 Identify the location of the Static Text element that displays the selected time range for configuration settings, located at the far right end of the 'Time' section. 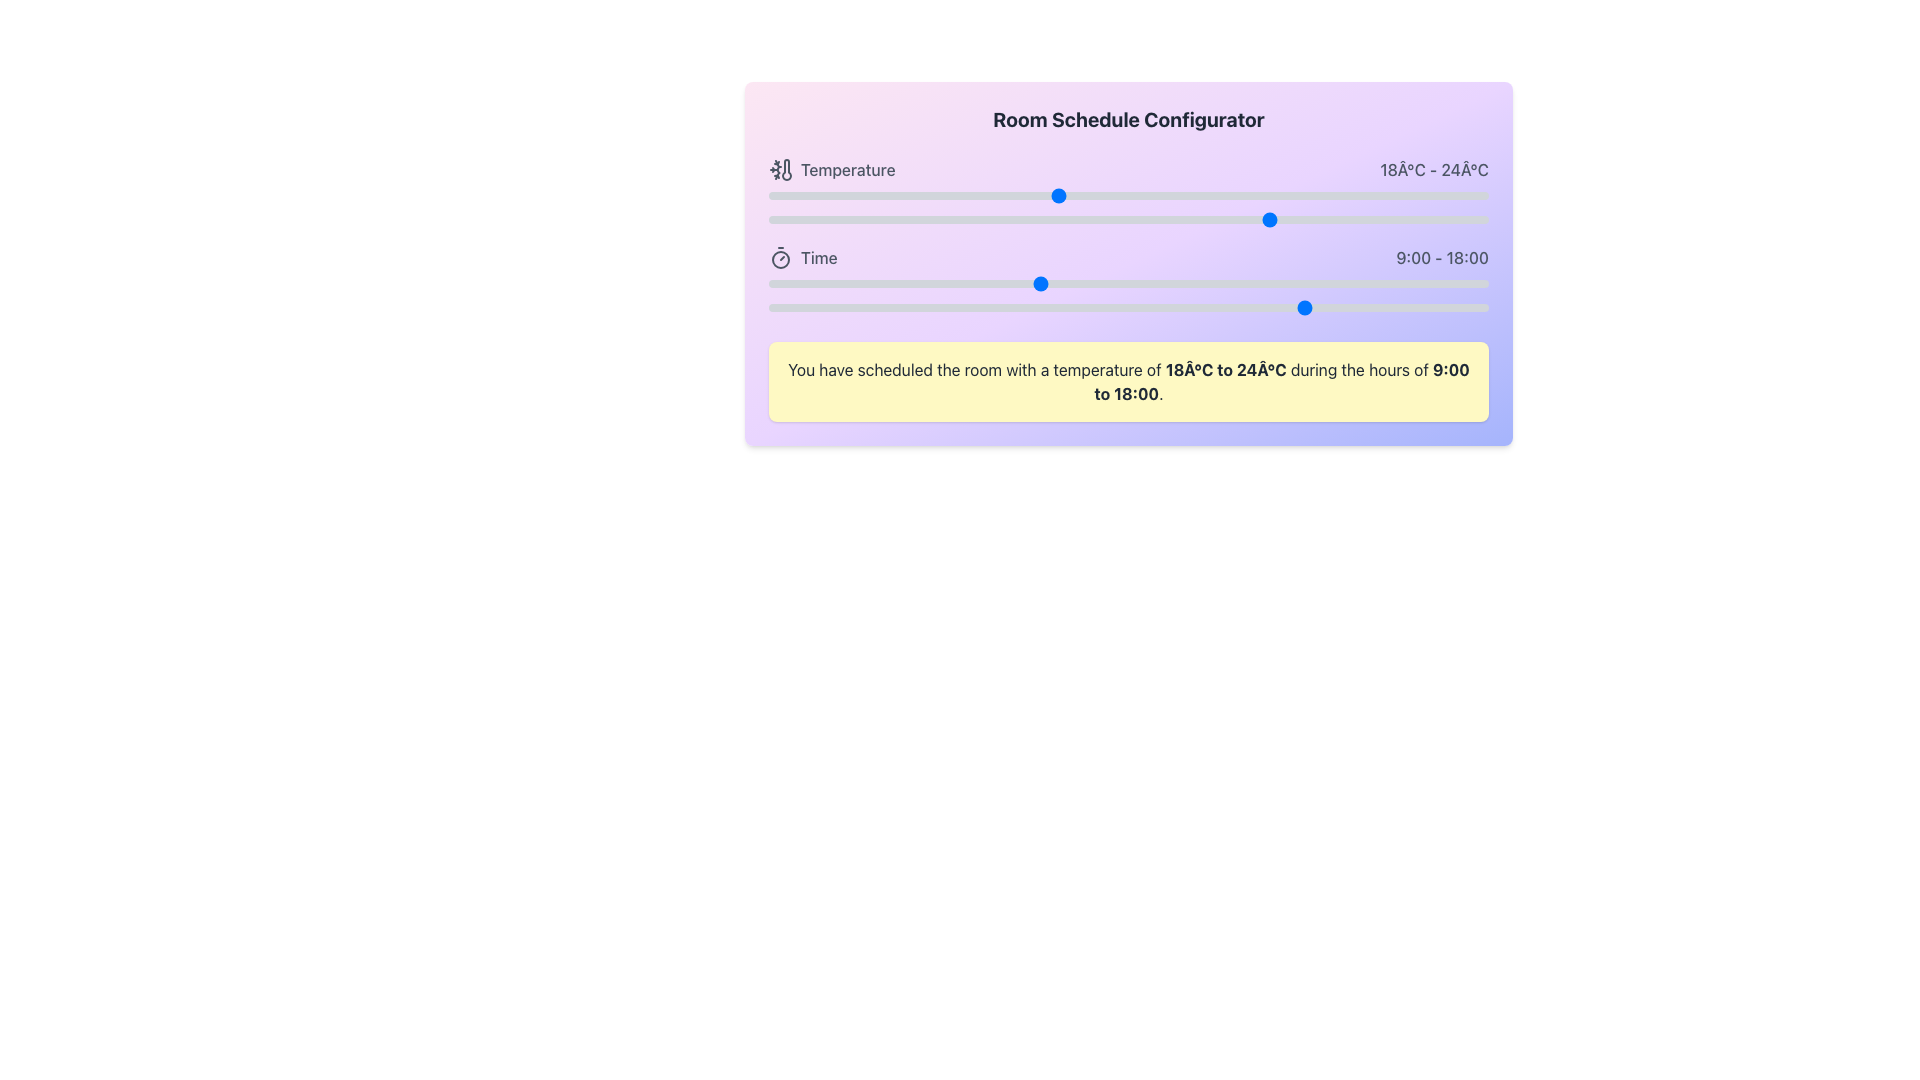
(1442, 257).